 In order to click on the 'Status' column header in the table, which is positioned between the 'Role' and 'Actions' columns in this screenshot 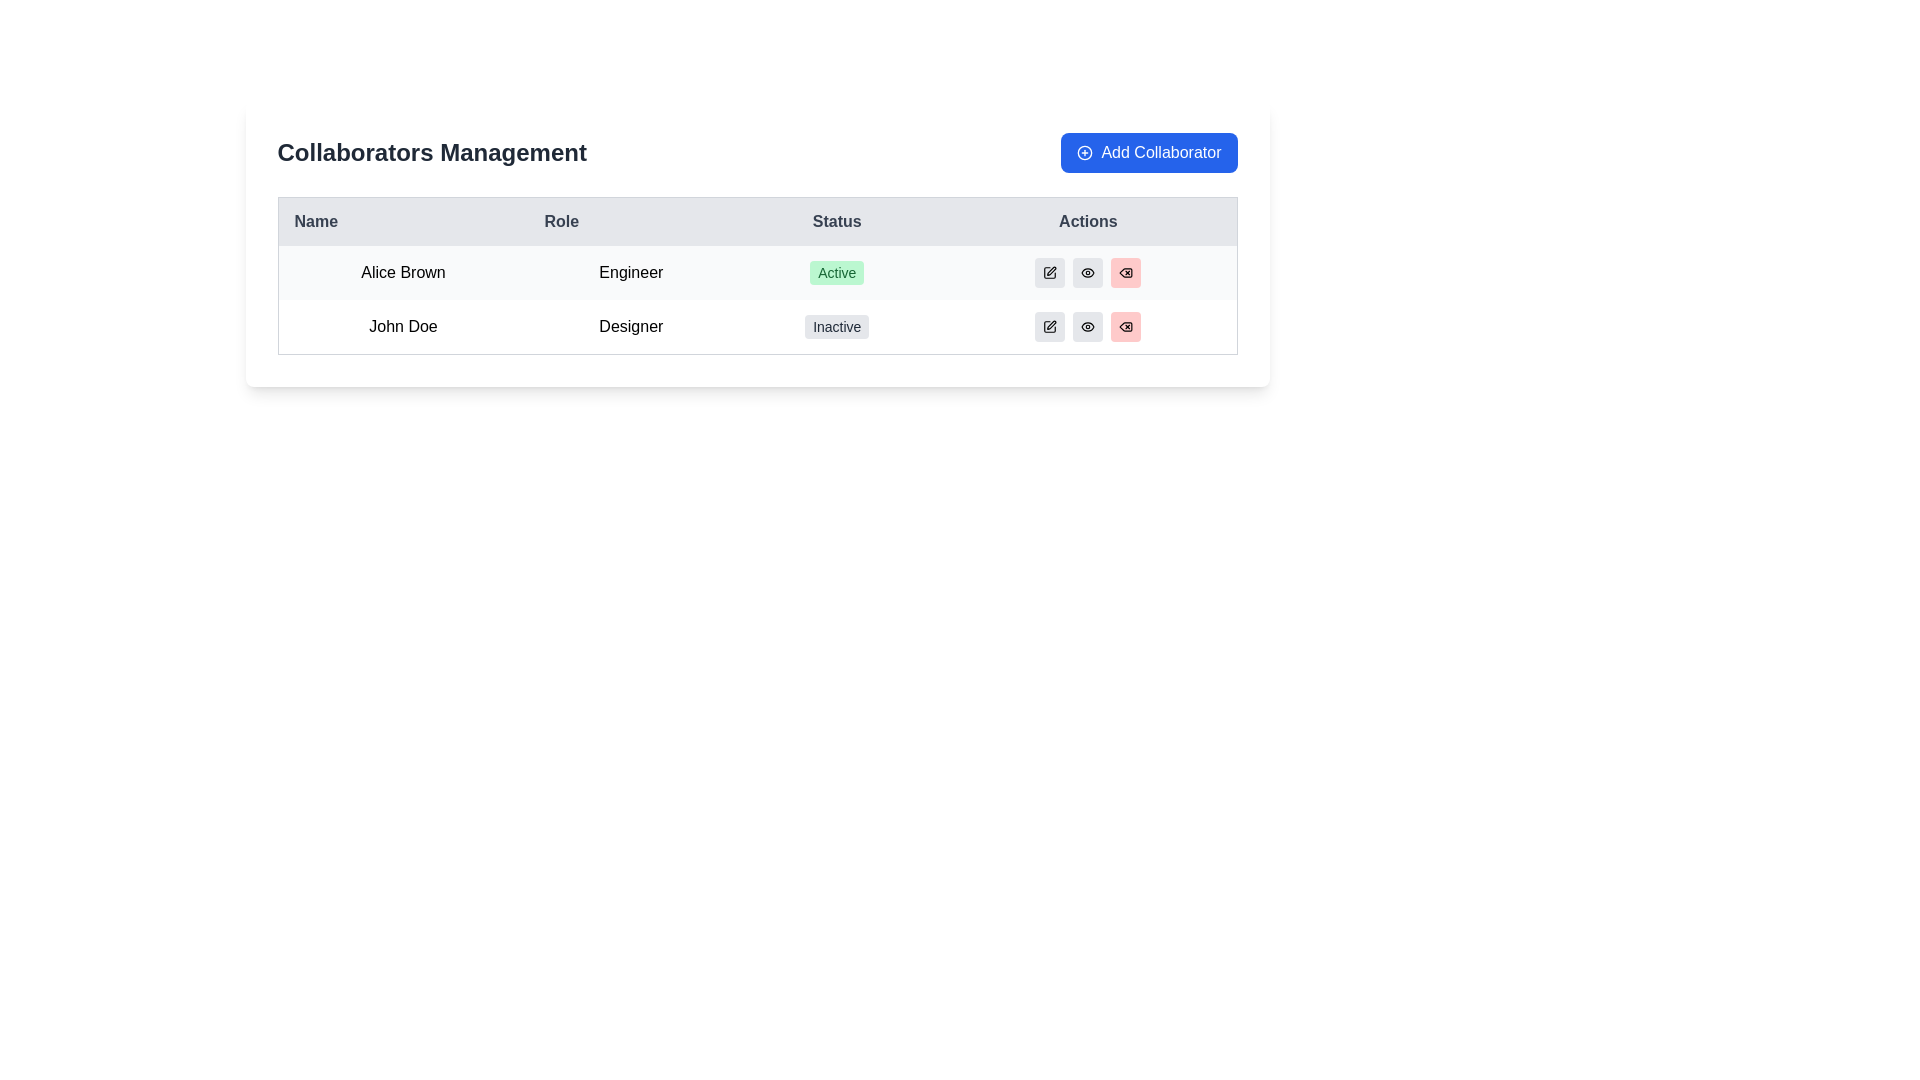, I will do `click(837, 221)`.